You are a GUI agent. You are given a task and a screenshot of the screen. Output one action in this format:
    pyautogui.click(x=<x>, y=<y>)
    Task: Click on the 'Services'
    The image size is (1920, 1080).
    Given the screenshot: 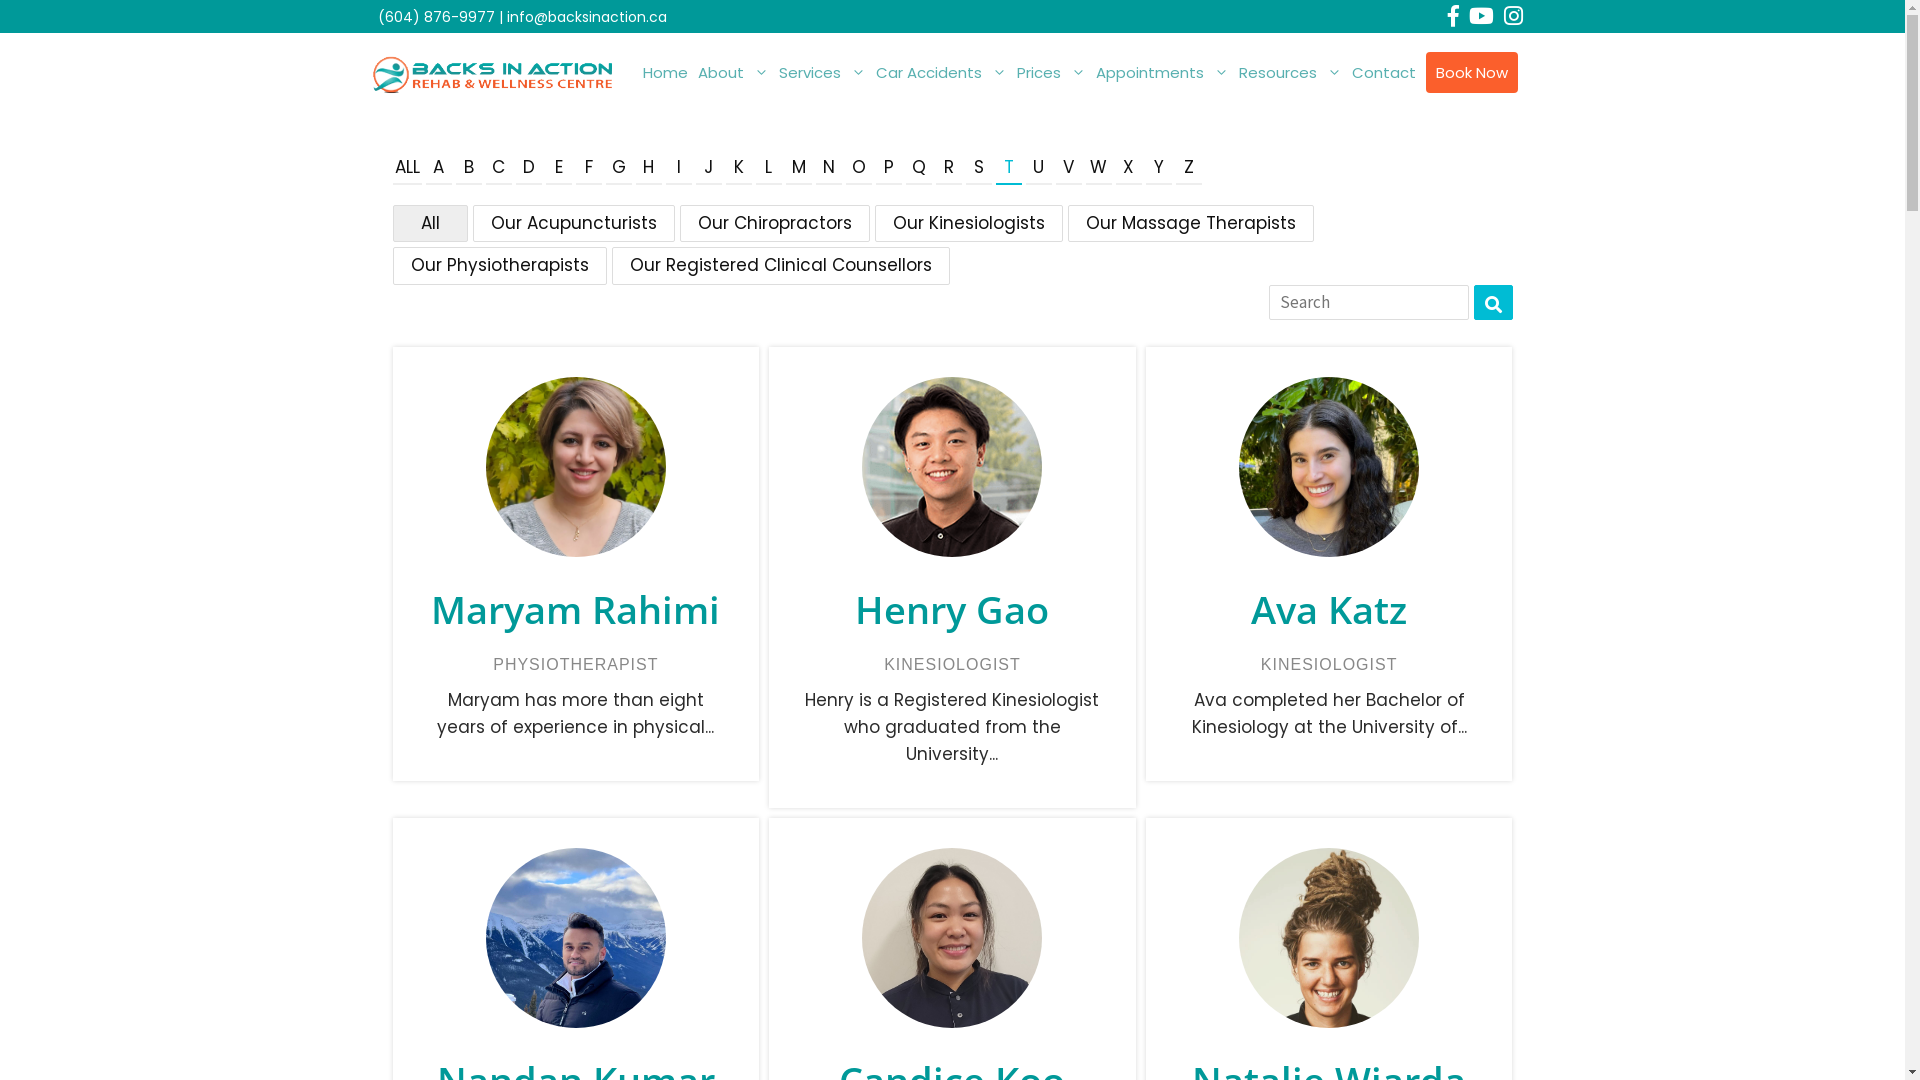 What is the action you would take?
    pyautogui.click(x=822, y=72)
    